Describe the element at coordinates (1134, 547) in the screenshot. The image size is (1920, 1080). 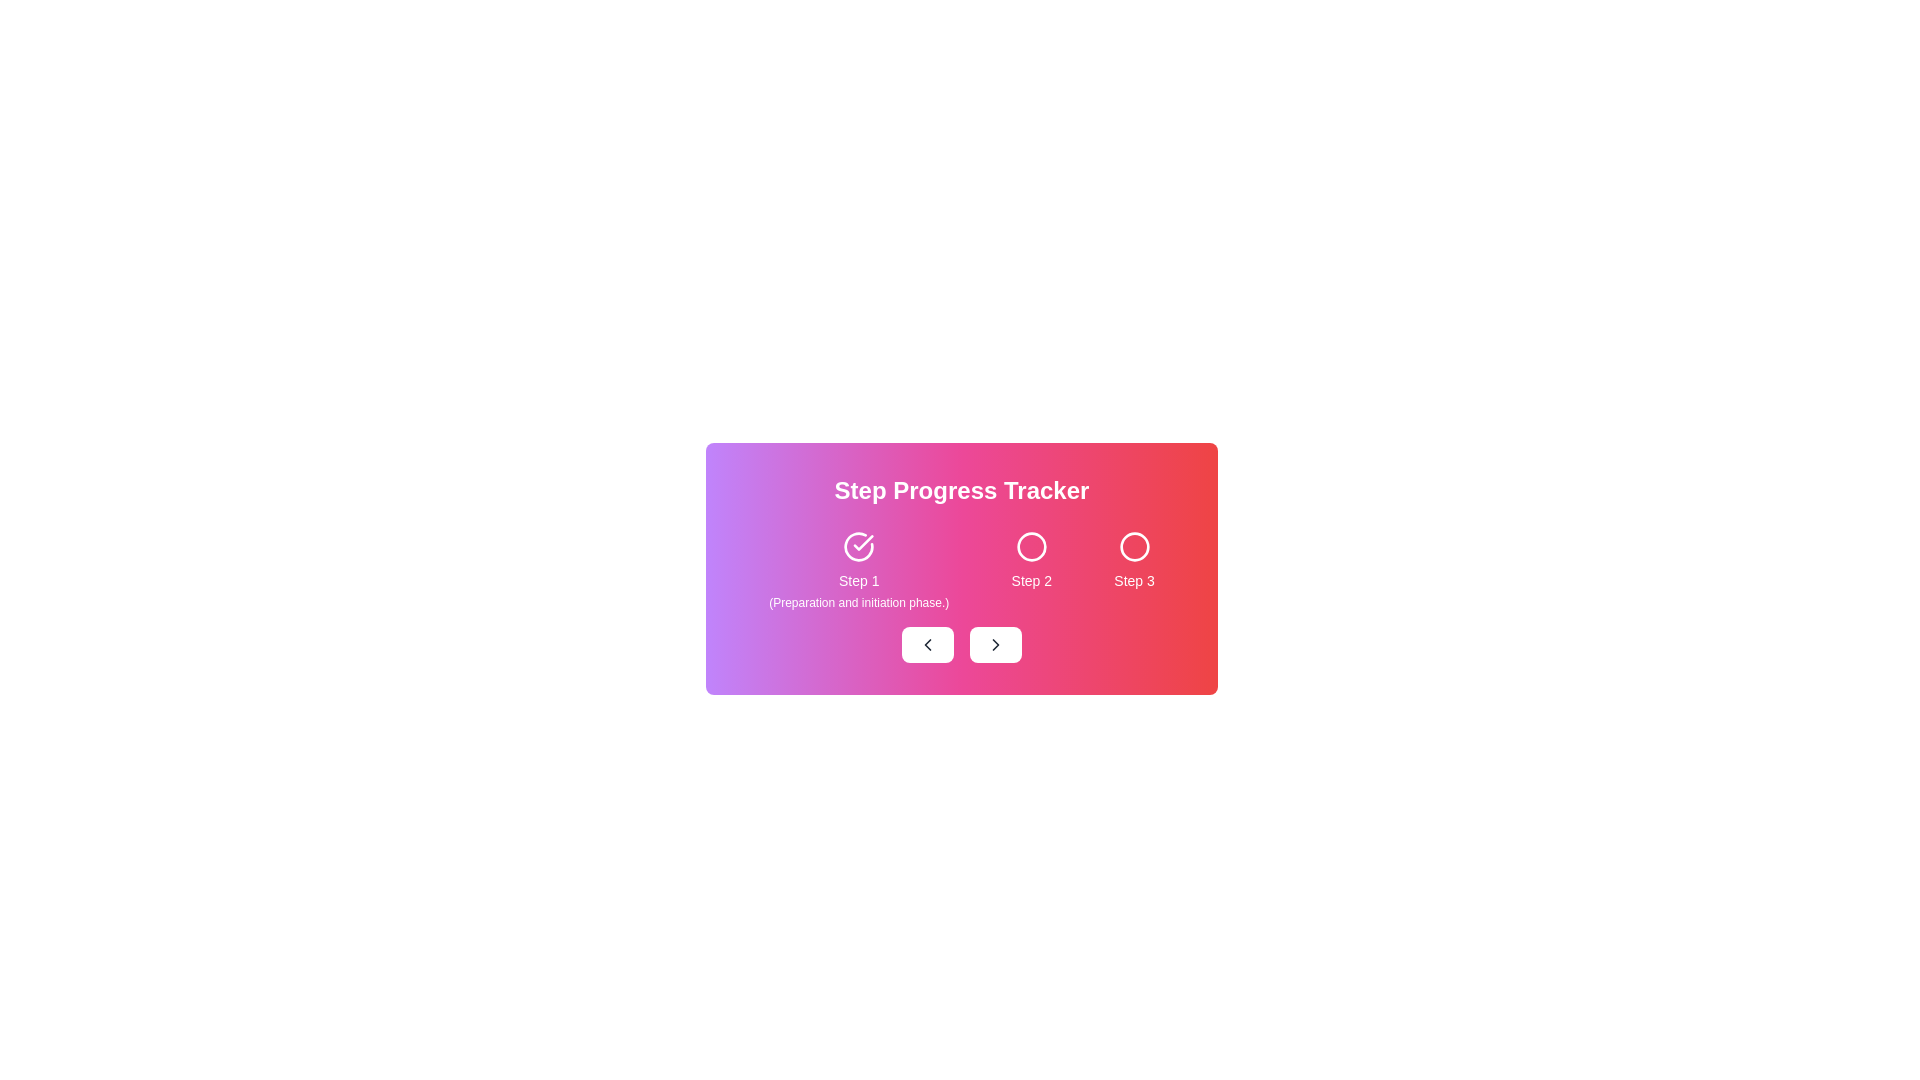
I see `the third circular icon indicating 'Step 3' in the step progress tracker interface located at the top of the gradient card` at that location.